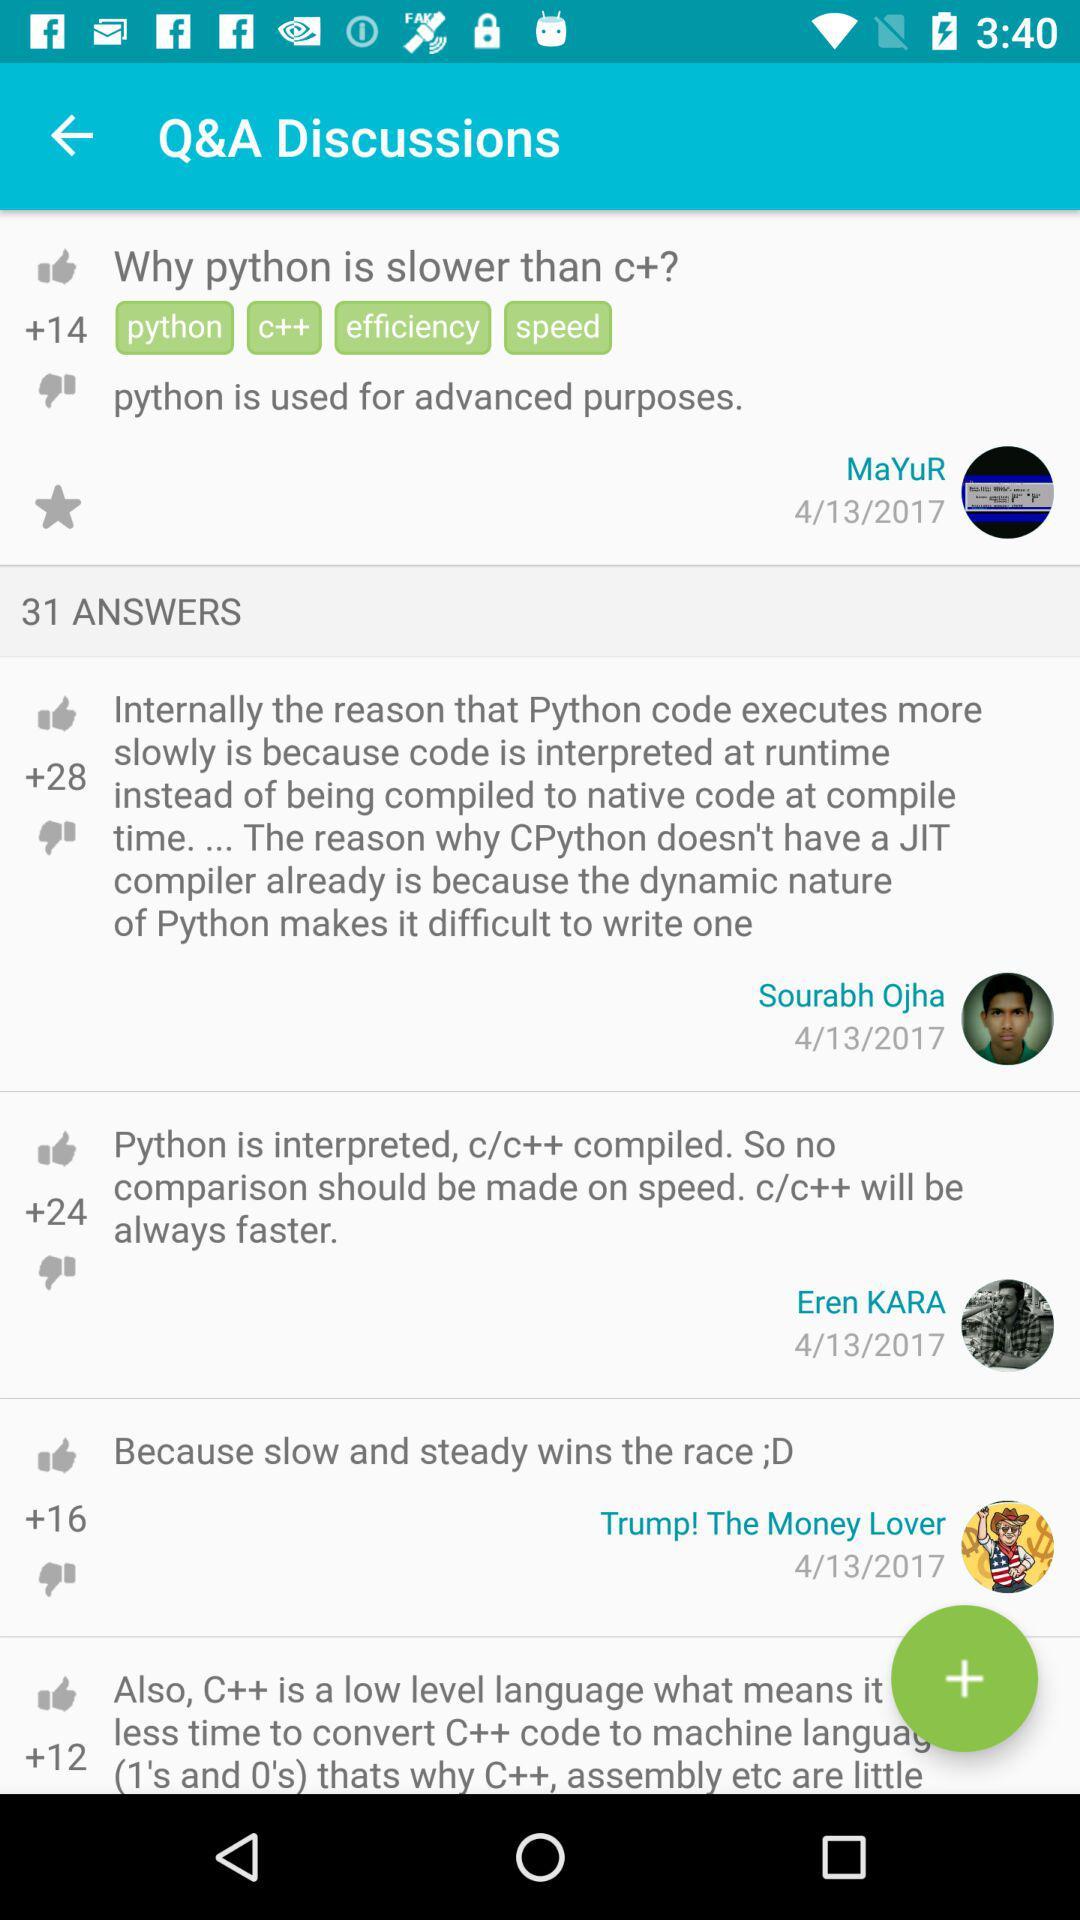 The image size is (1080, 1920). Describe the element at coordinates (56, 507) in the screenshot. I see `current discussion` at that location.